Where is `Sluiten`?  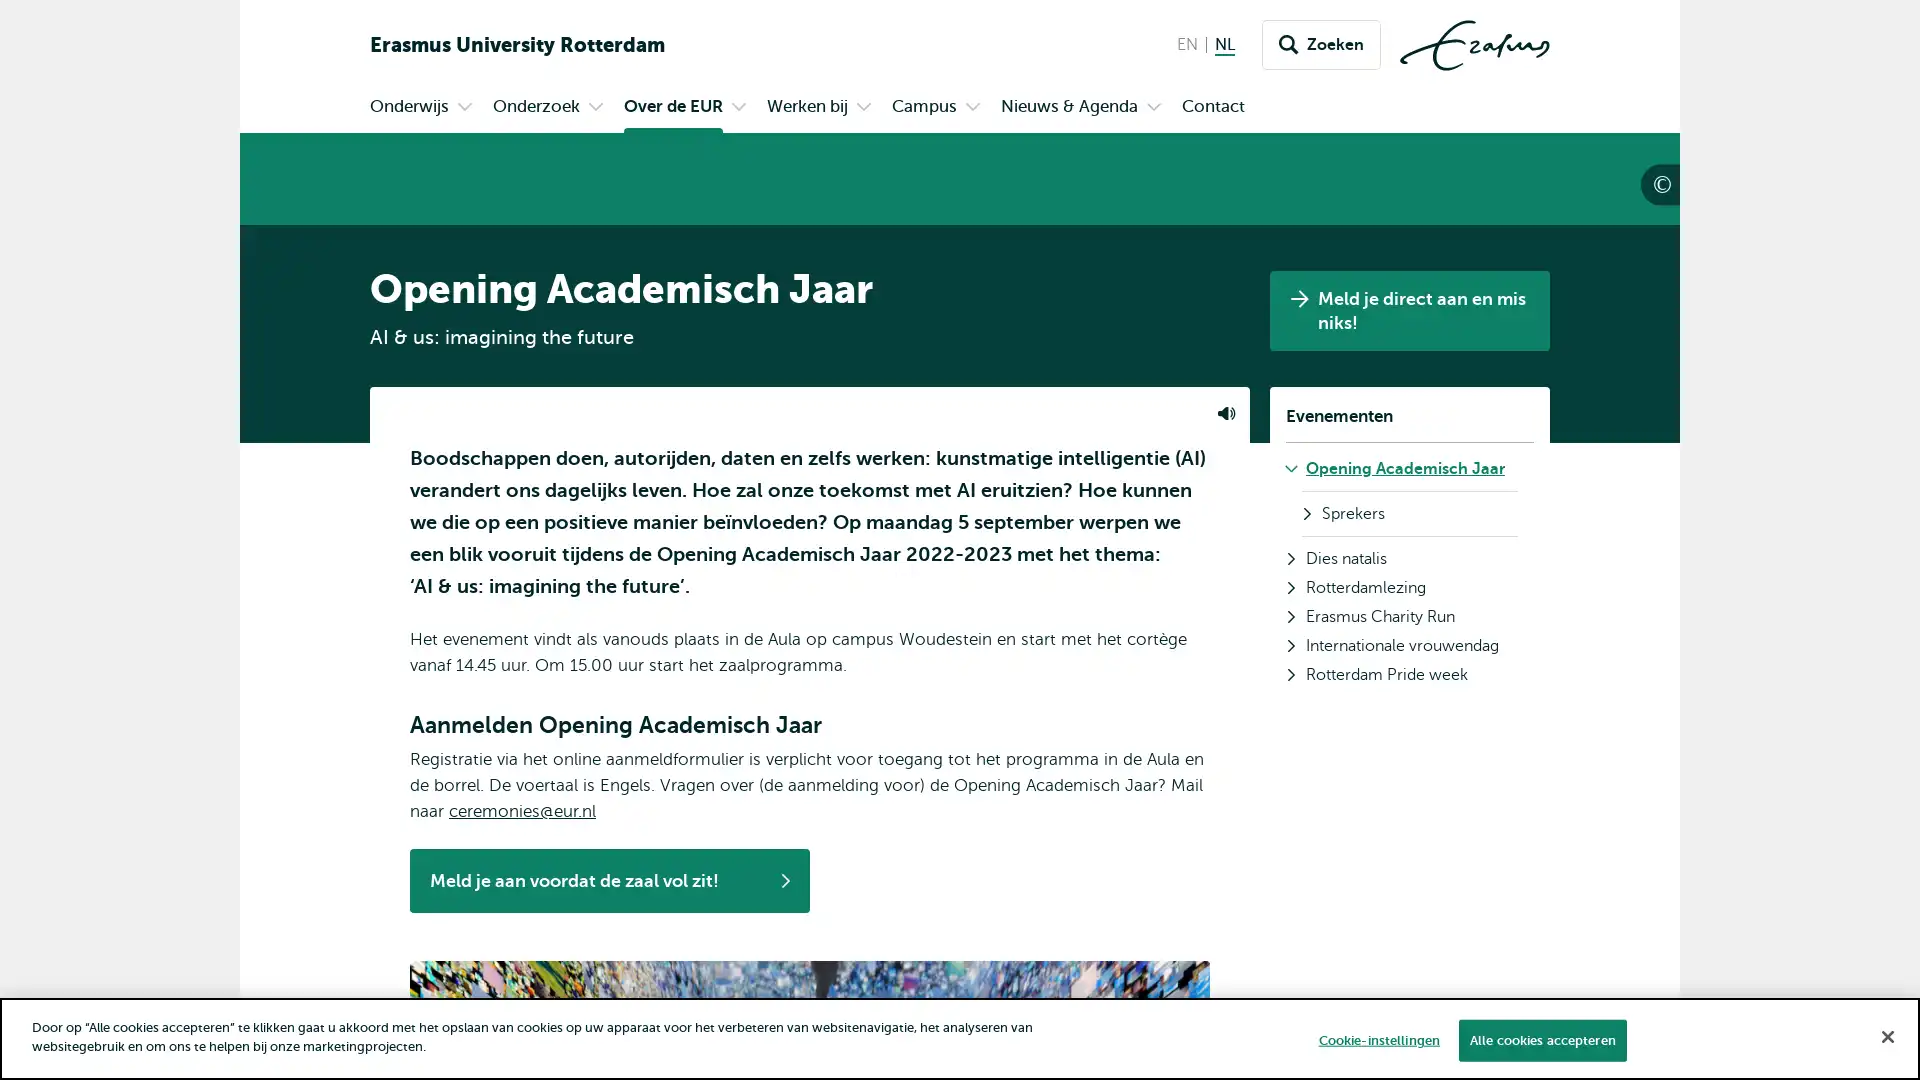
Sluiten is located at coordinates (1886, 1035).